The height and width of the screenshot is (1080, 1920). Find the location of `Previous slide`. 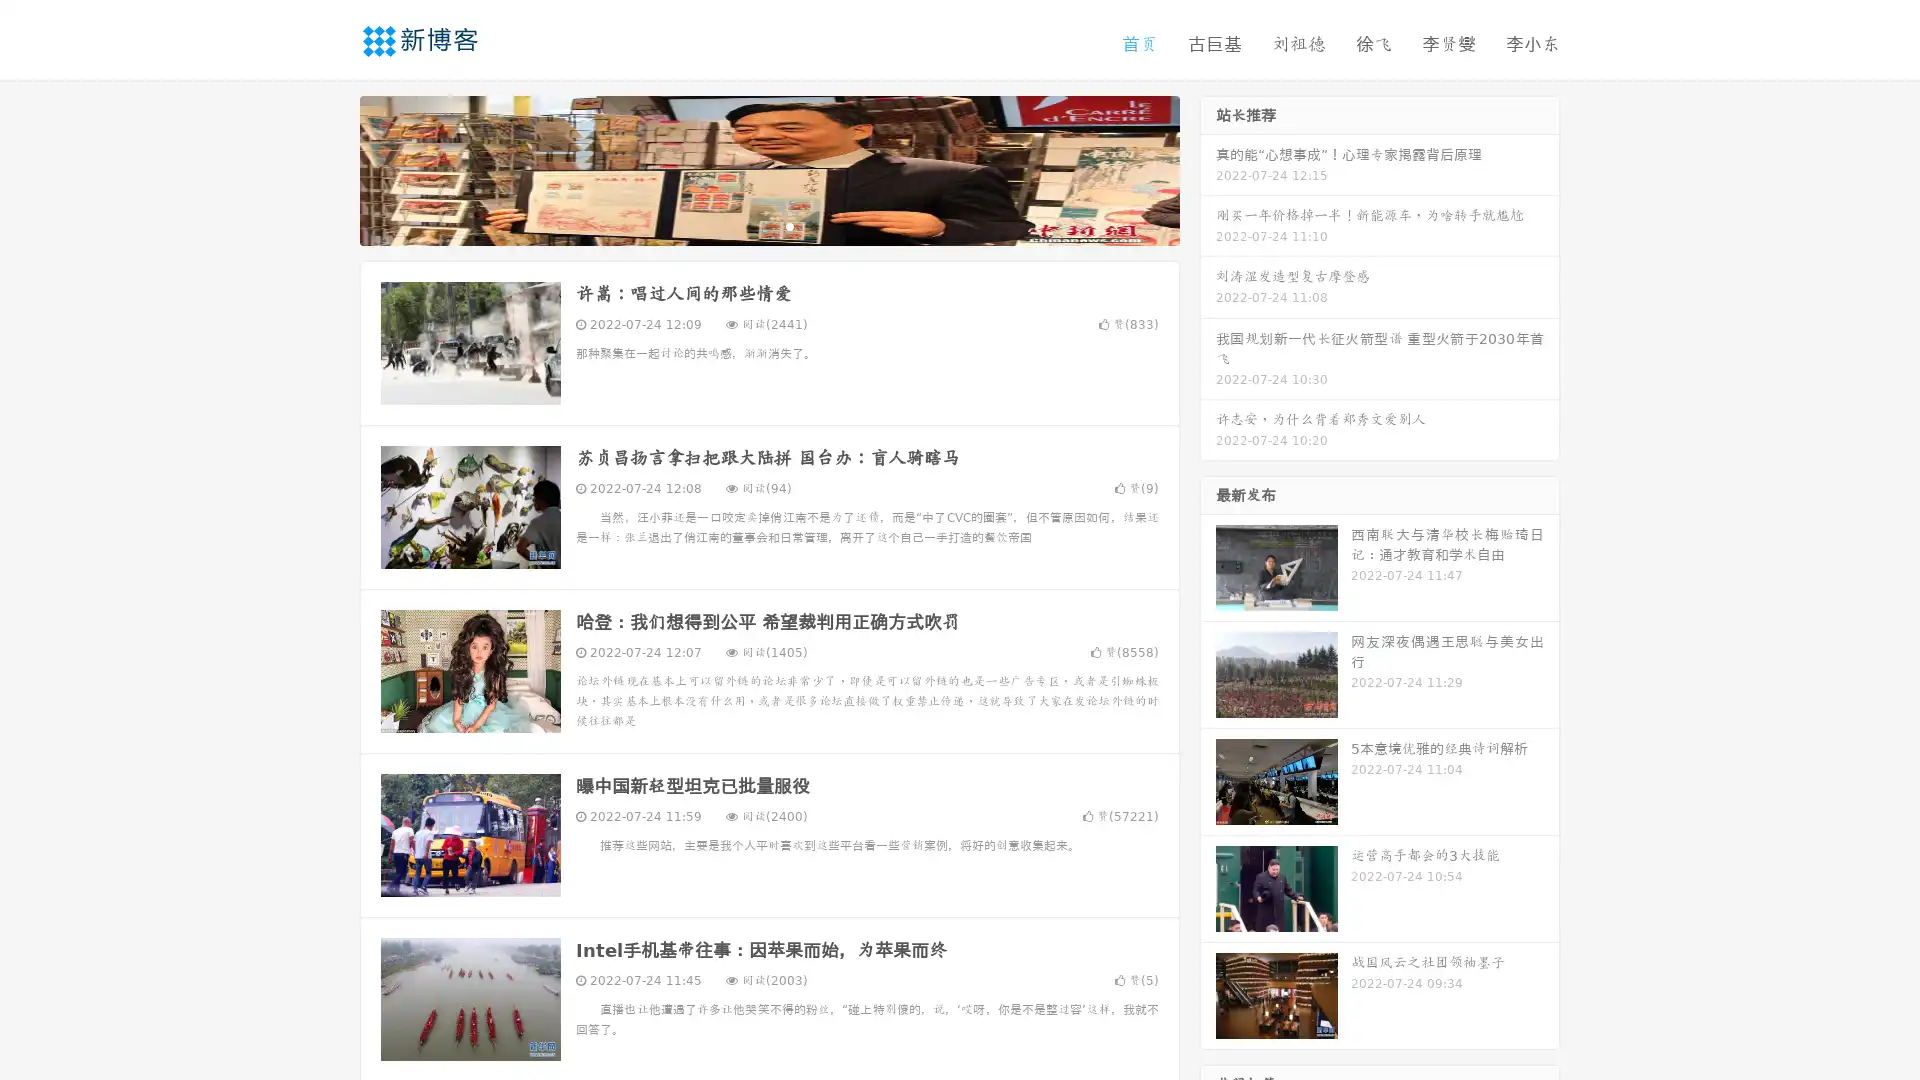

Previous slide is located at coordinates (330, 168).